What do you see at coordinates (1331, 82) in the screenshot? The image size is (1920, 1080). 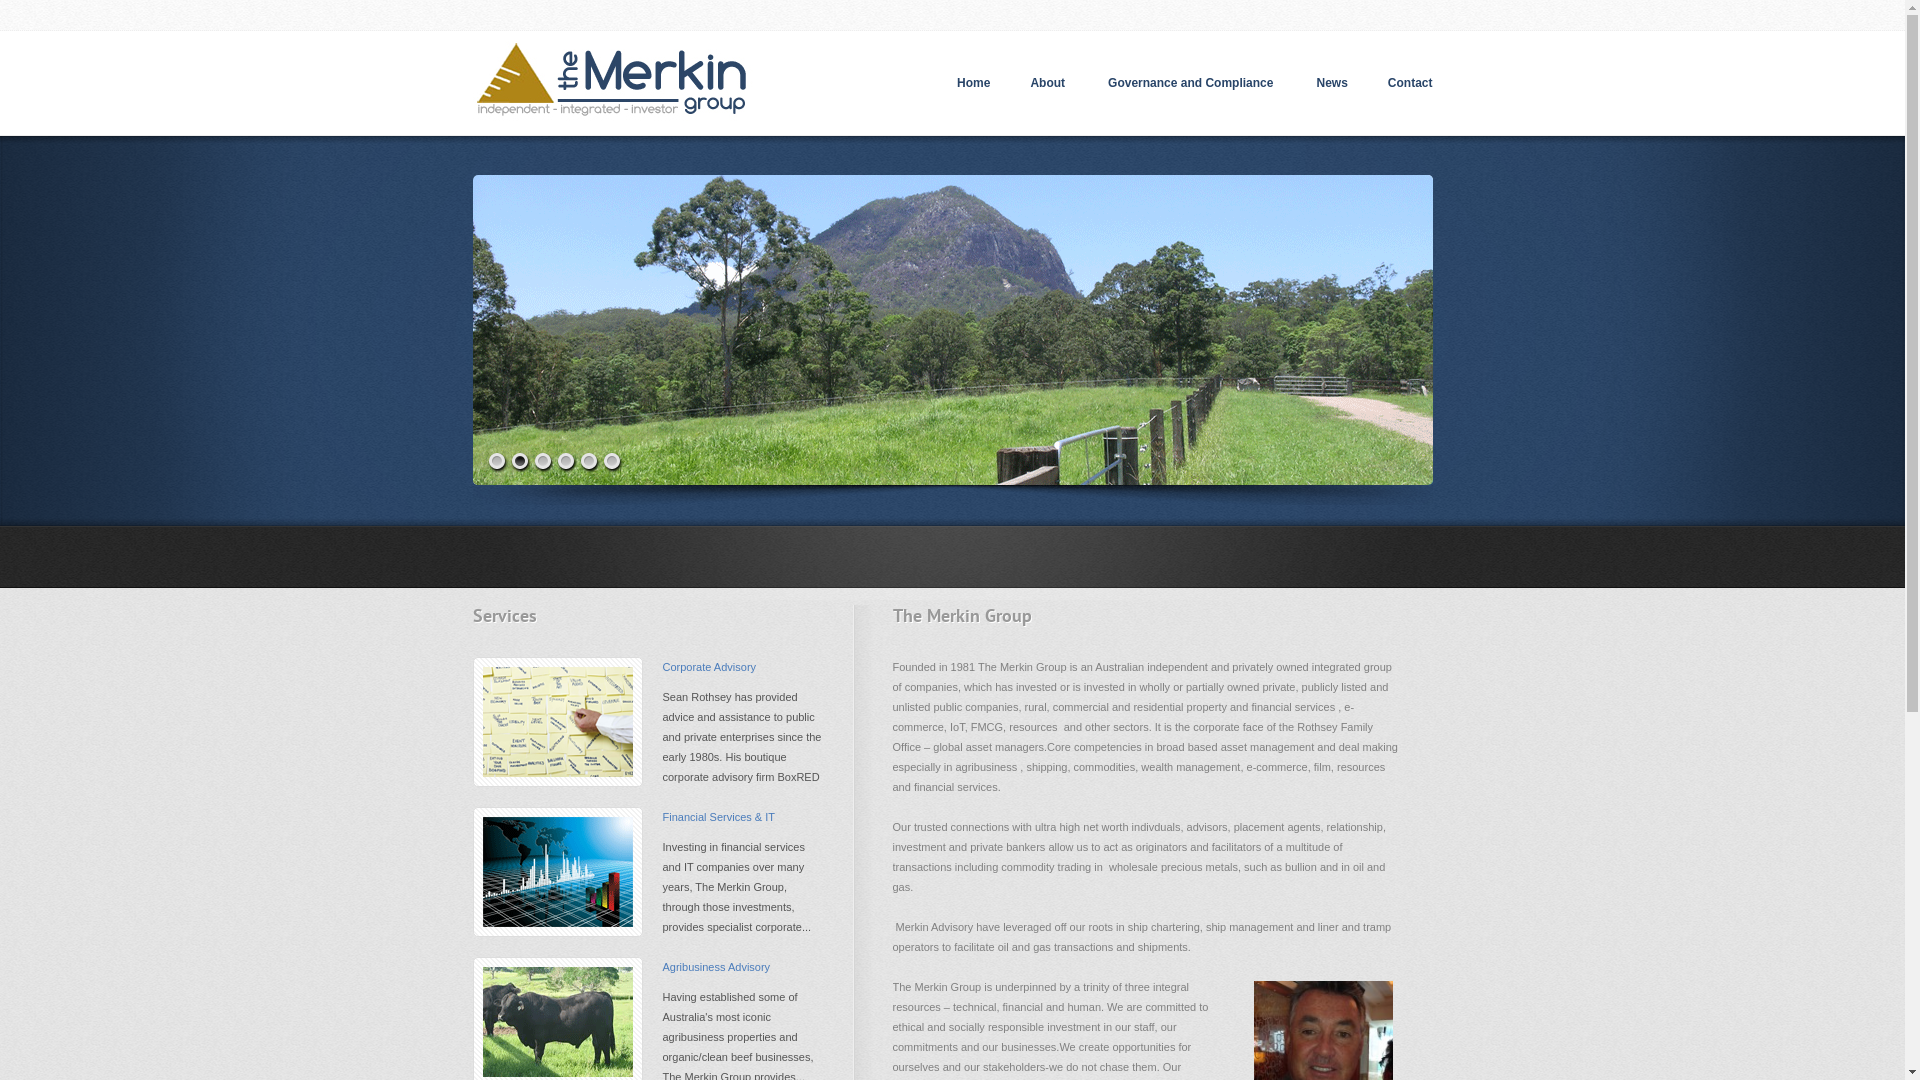 I see `'News'` at bounding box center [1331, 82].